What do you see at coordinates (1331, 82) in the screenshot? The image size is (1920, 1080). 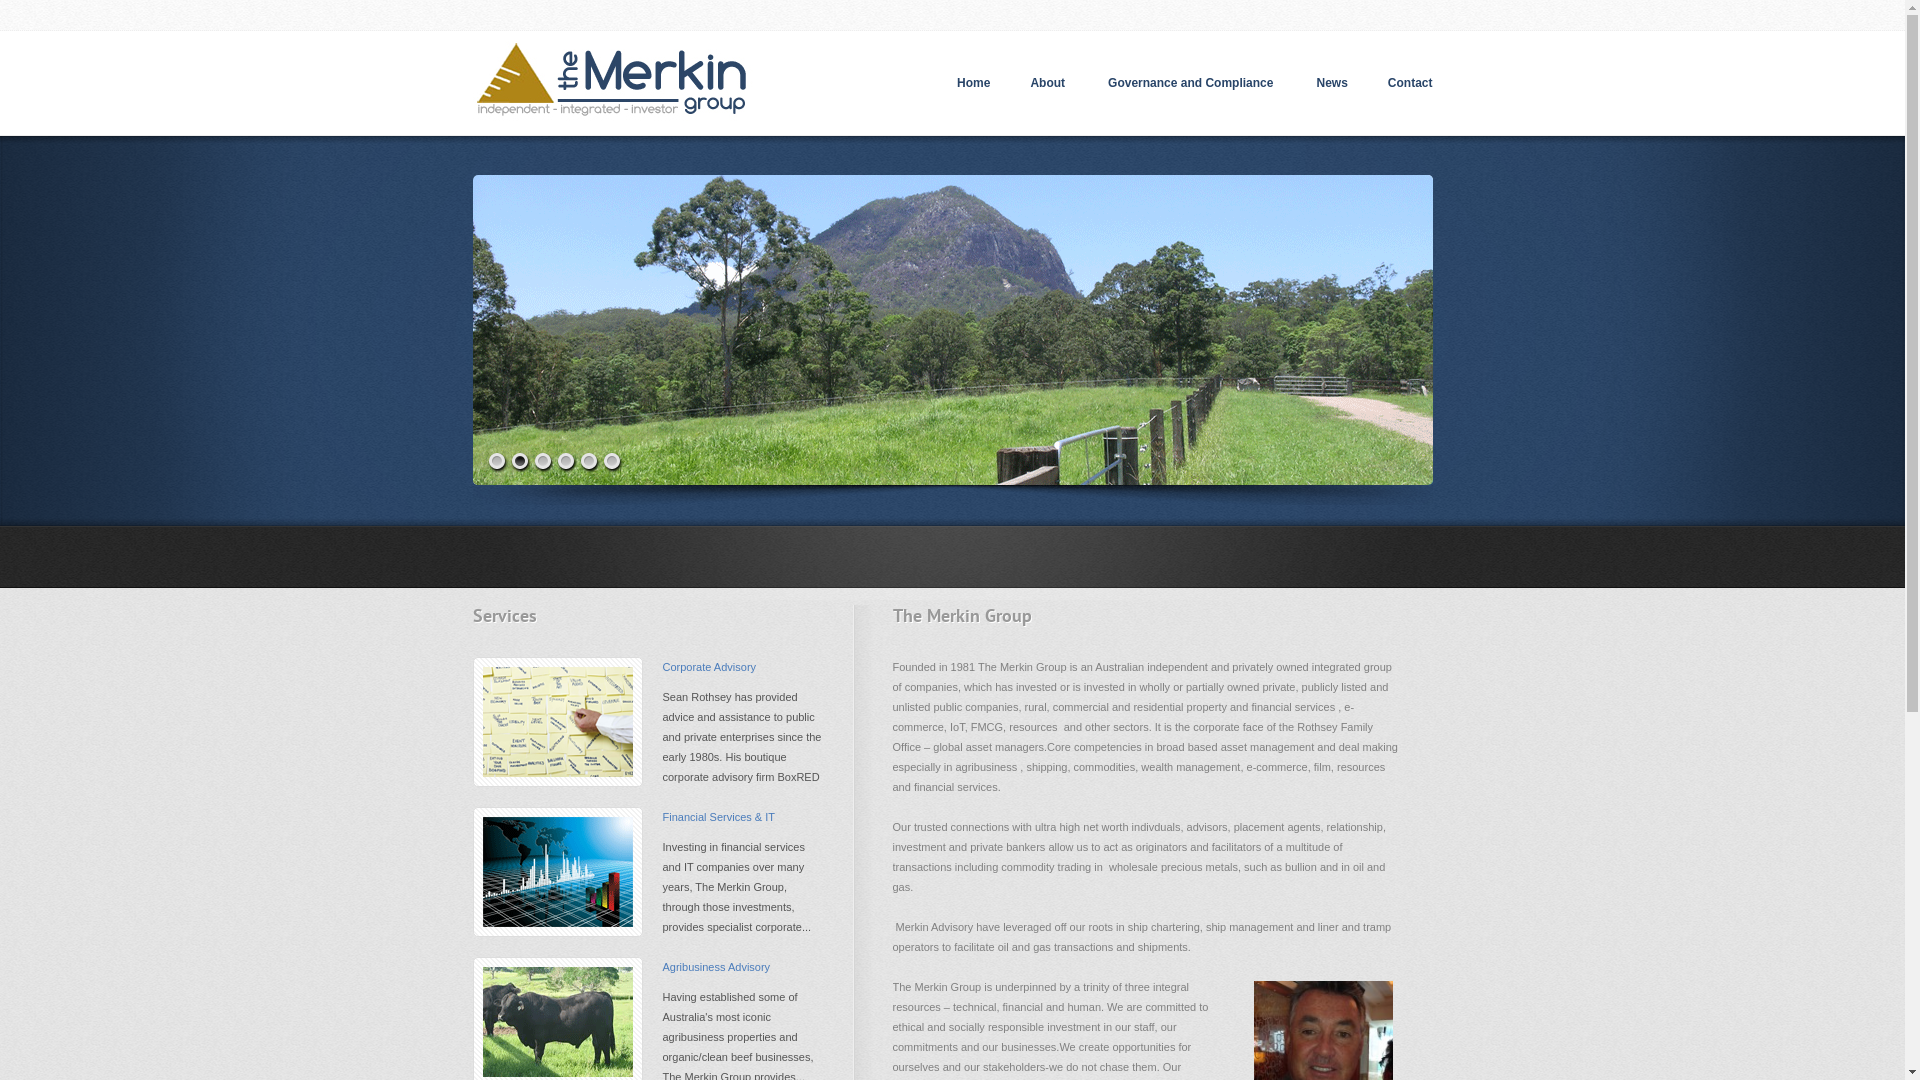 I see `'News'` at bounding box center [1331, 82].